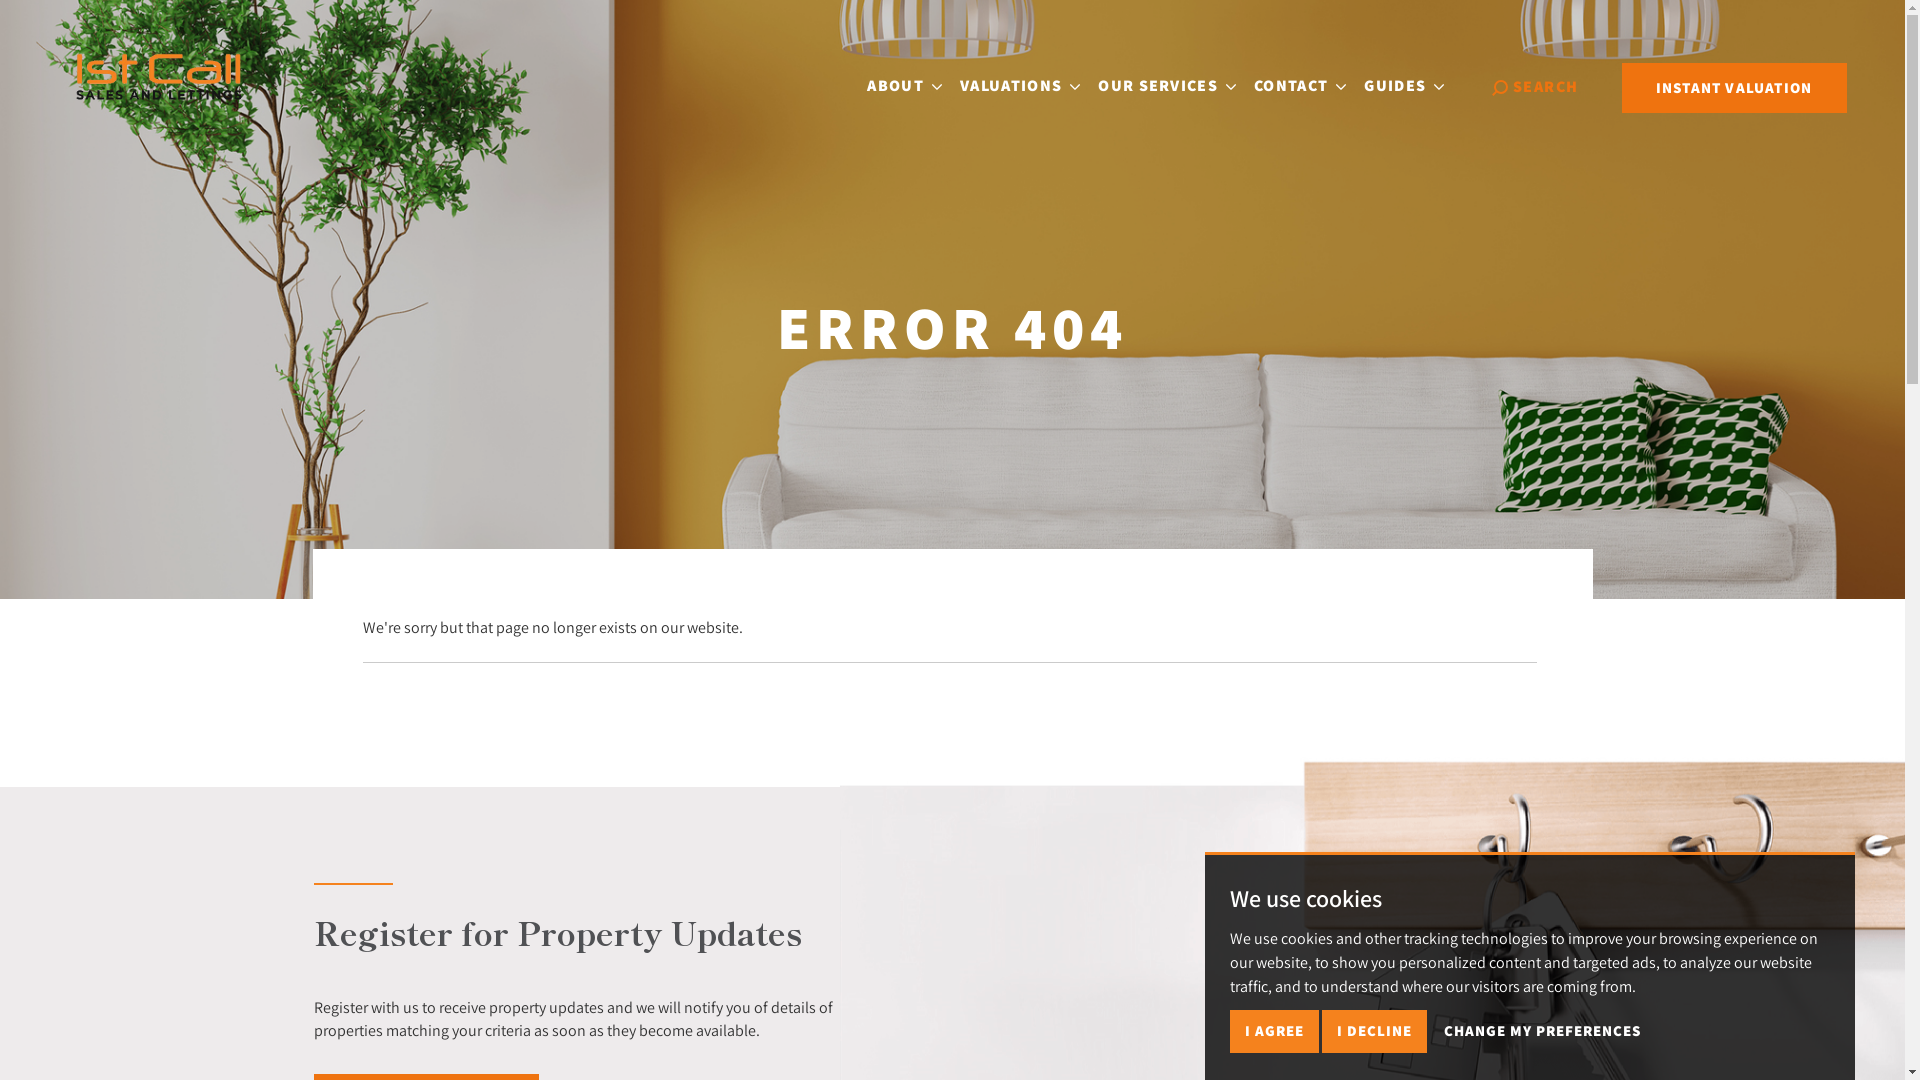 The width and height of the screenshot is (1920, 1080). Describe the element at coordinates (1273, 1031) in the screenshot. I see `'I AGREE'` at that location.